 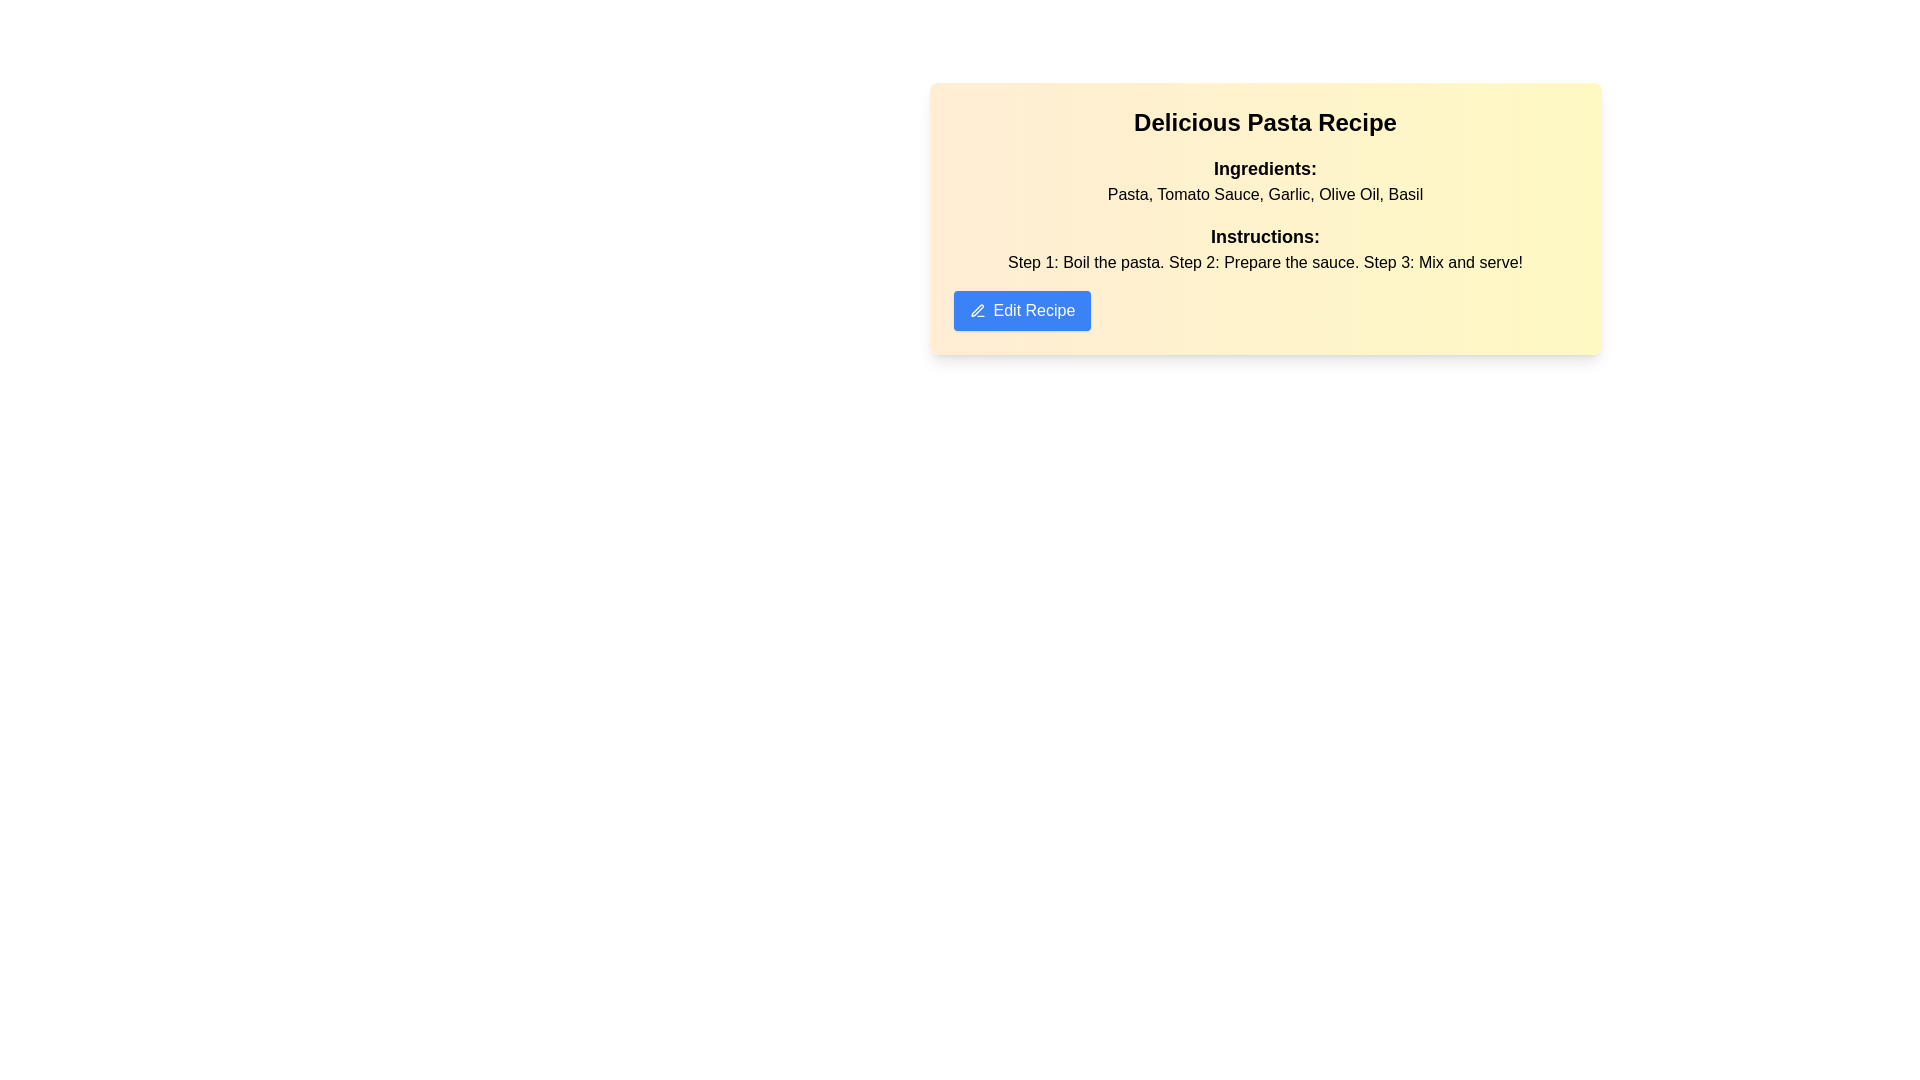 What do you see at coordinates (1264, 261) in the screenshot?
I see `instructions provided by the static text element located below the 'Instructions:' heading, which displays step-by-step recipe preparation information` at bounding box center [1264, 261].